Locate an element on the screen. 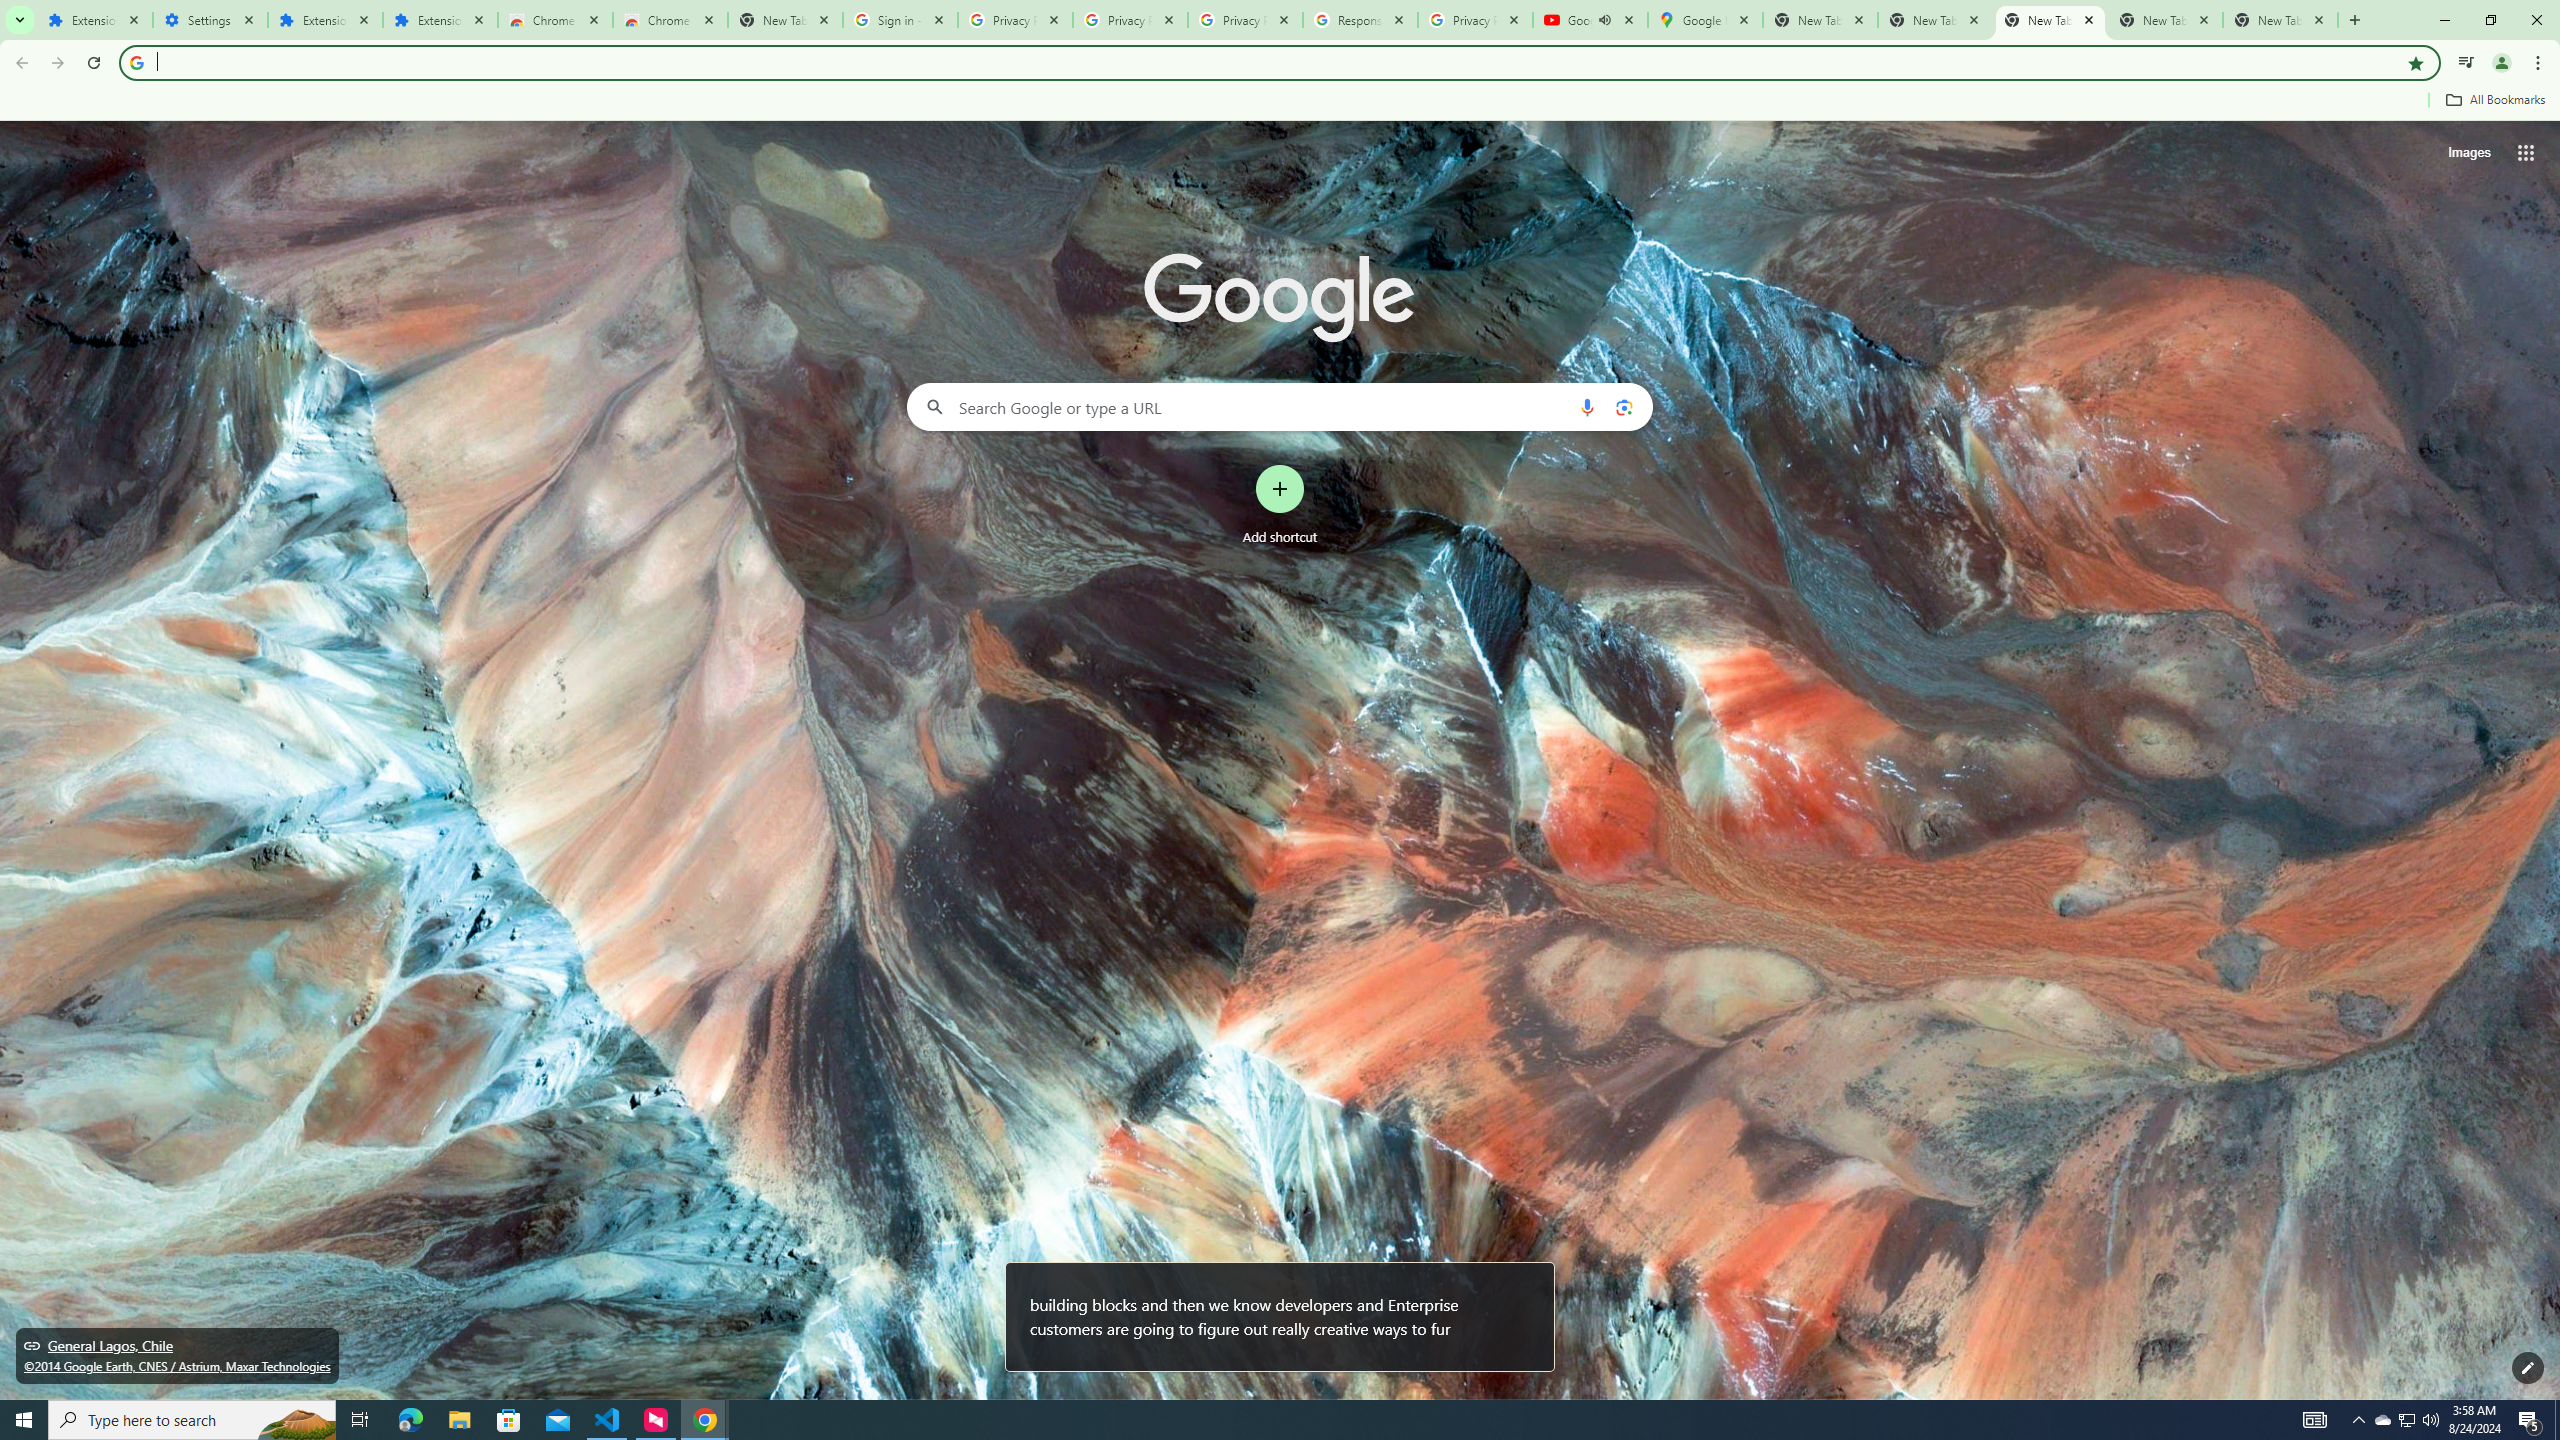 Image resolution: width=2560 pixels, height=1440 pixels. 'New Tab' is located at coordinates (2279, 19).